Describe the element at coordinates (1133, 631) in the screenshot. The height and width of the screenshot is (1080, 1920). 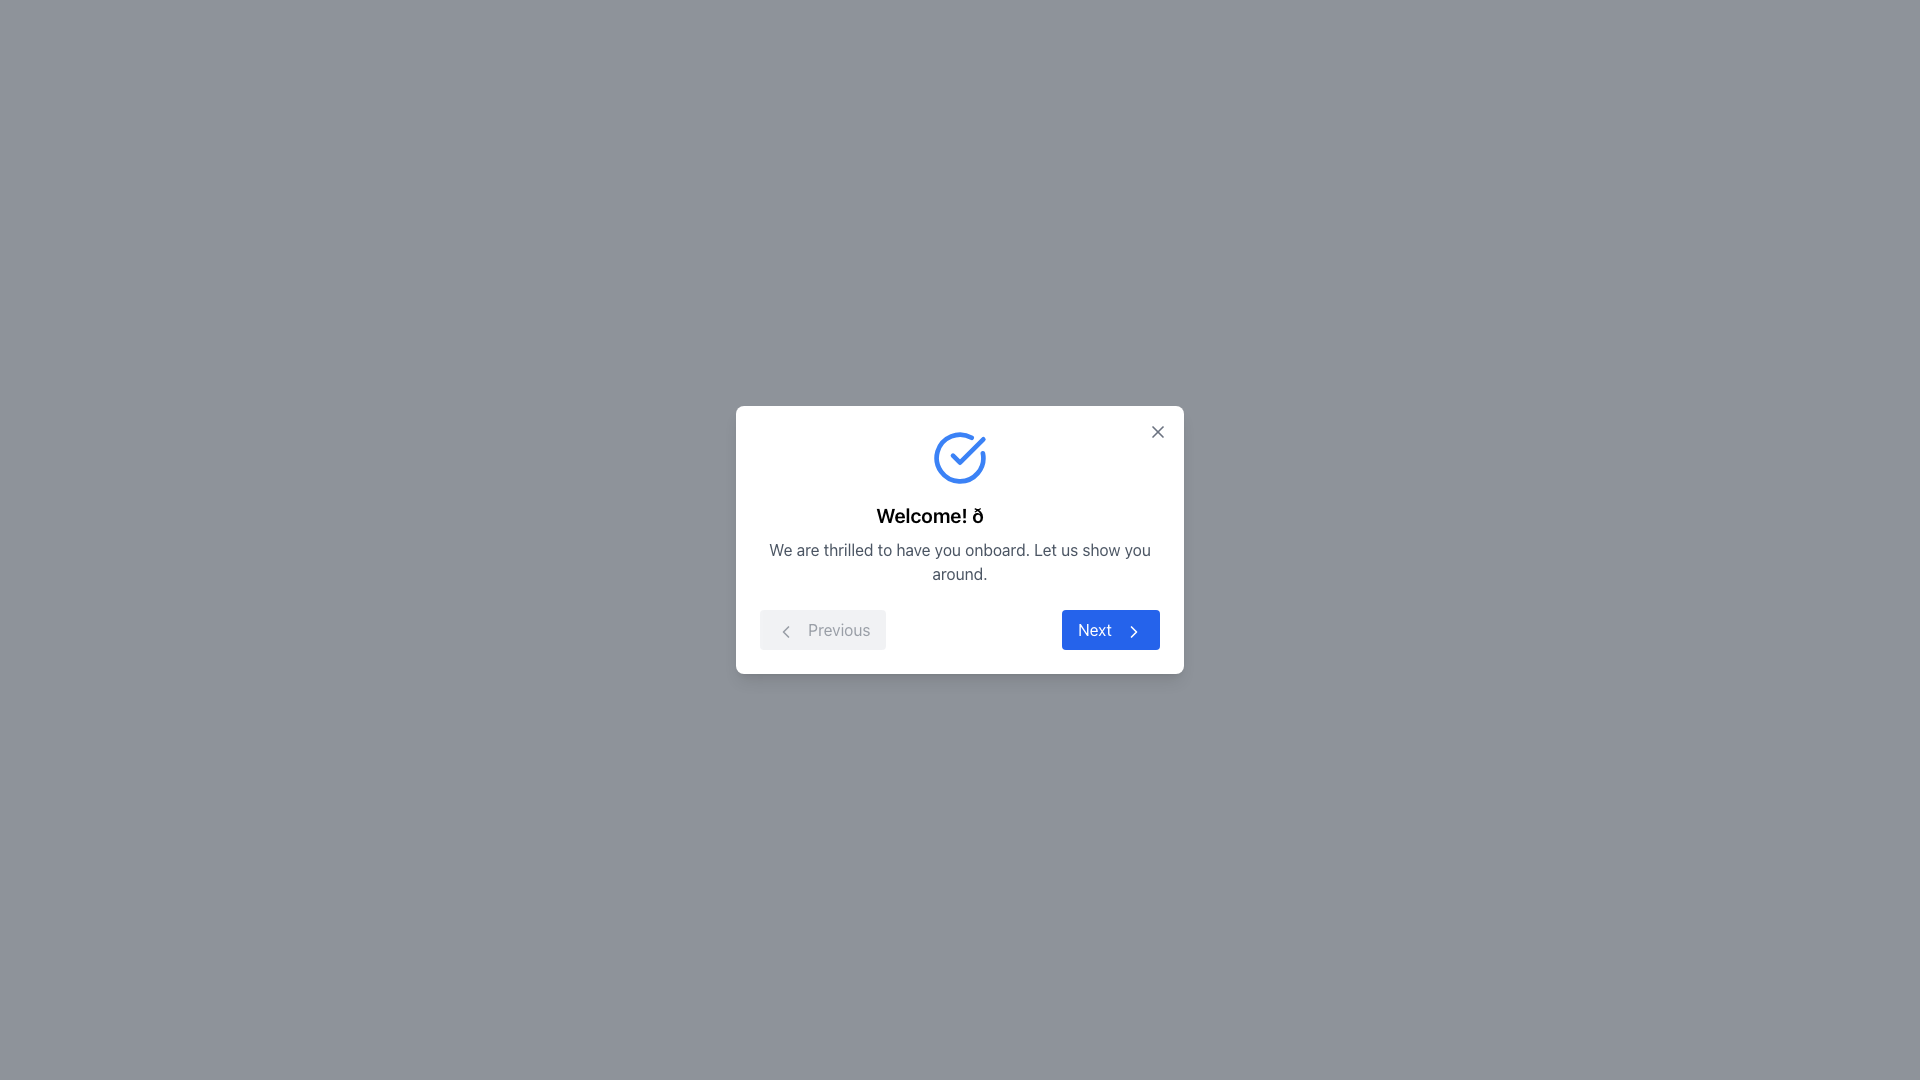
I see `the right-facing chevron icon within the 'Next' button in the dialog box` at that location.